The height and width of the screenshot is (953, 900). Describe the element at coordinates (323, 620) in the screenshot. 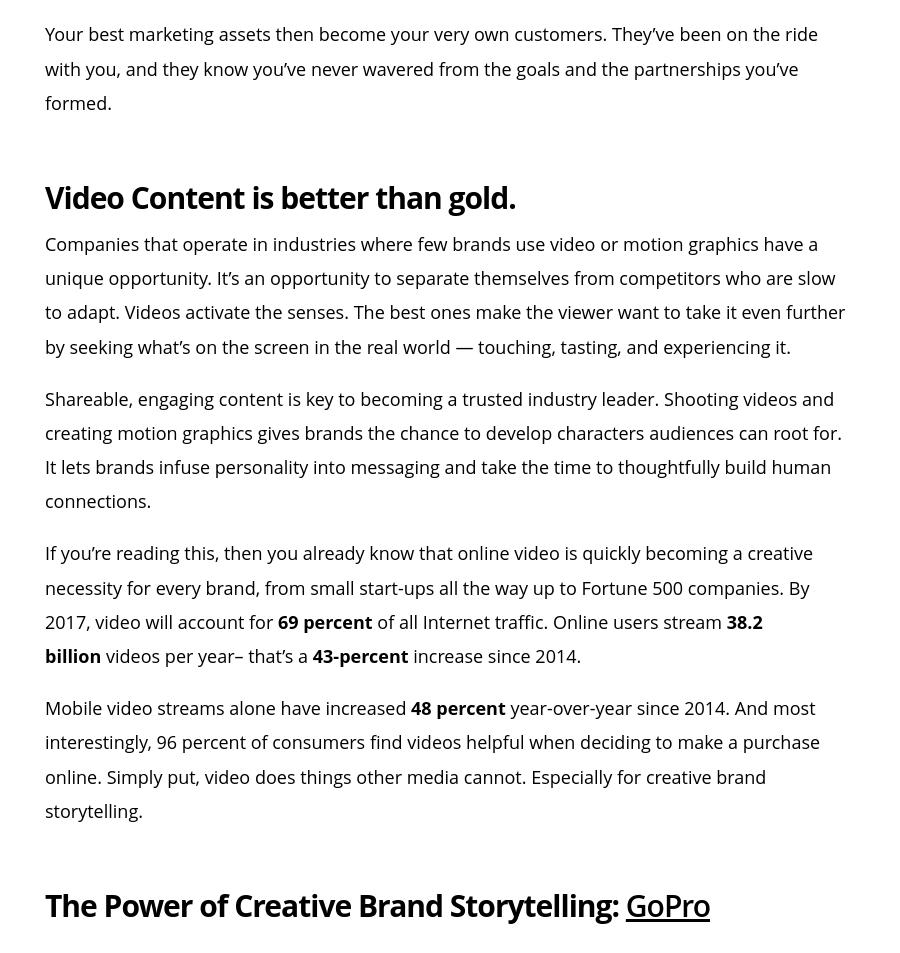

I see `'69 percent'` at that location.